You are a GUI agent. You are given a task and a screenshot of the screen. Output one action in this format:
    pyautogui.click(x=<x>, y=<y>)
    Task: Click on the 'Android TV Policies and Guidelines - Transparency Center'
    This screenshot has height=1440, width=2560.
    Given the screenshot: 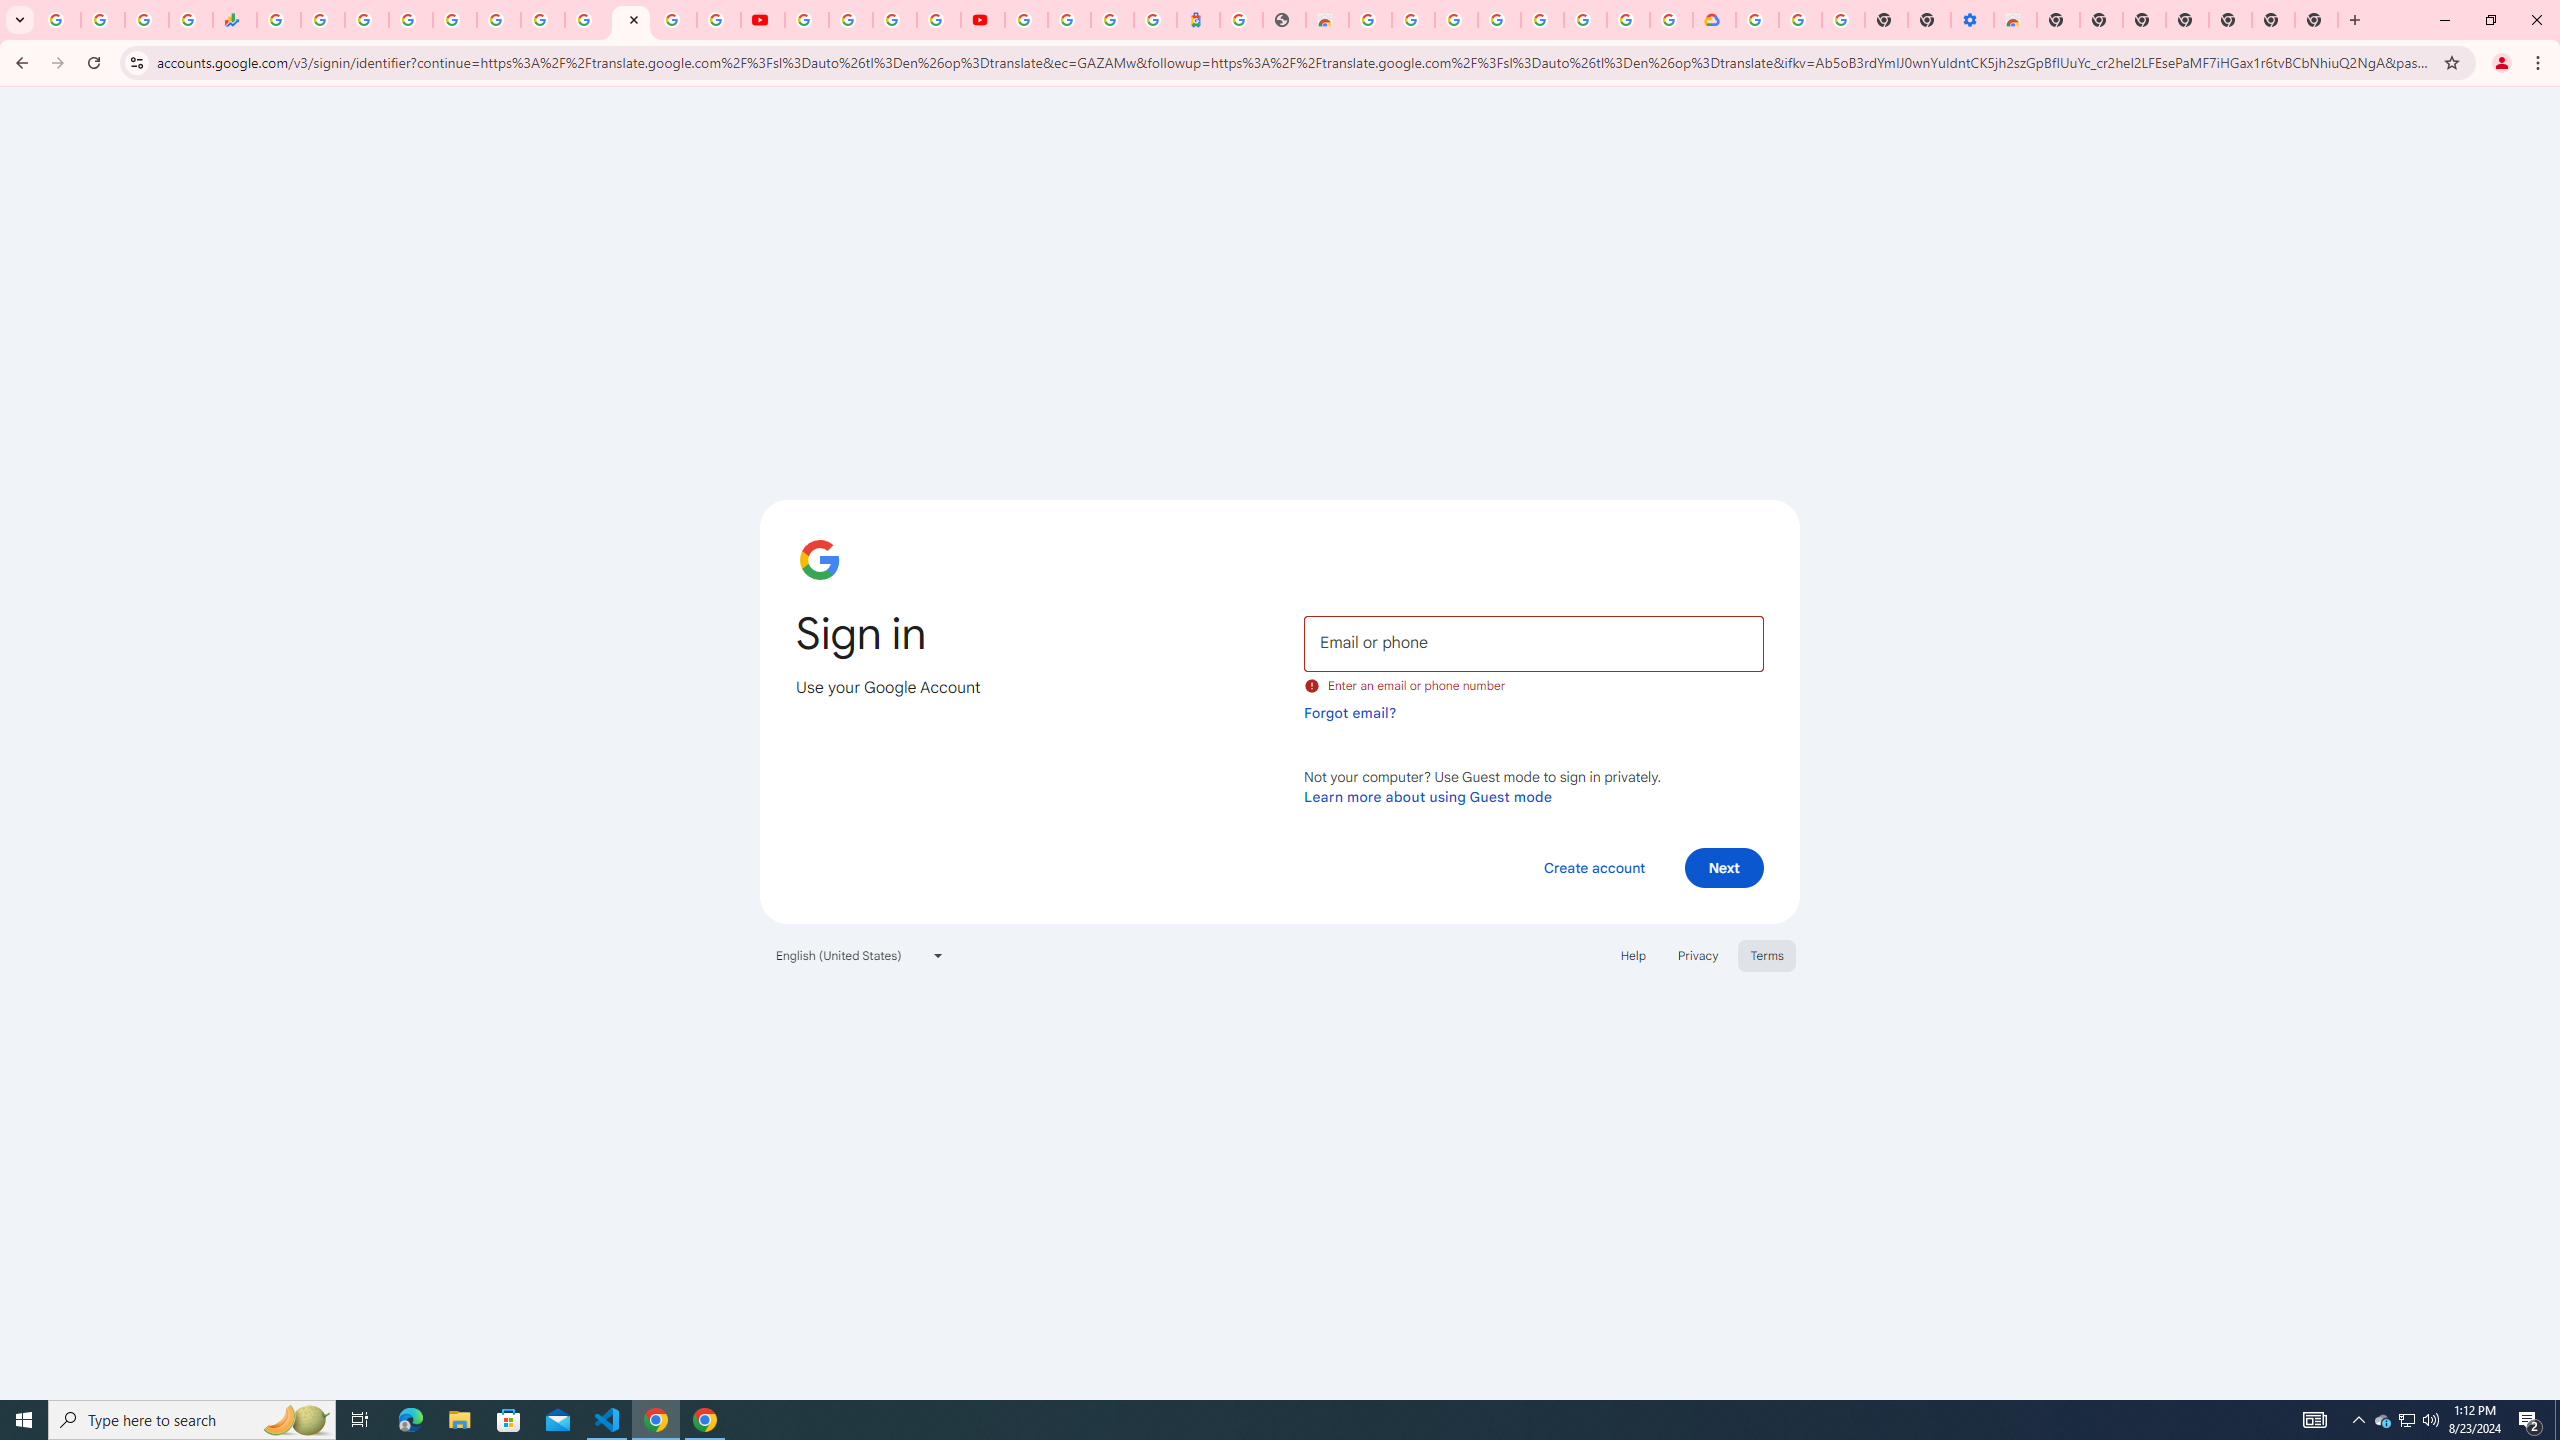 What is the action you would take?
    pyautogui.click(x=542, y=19)
    